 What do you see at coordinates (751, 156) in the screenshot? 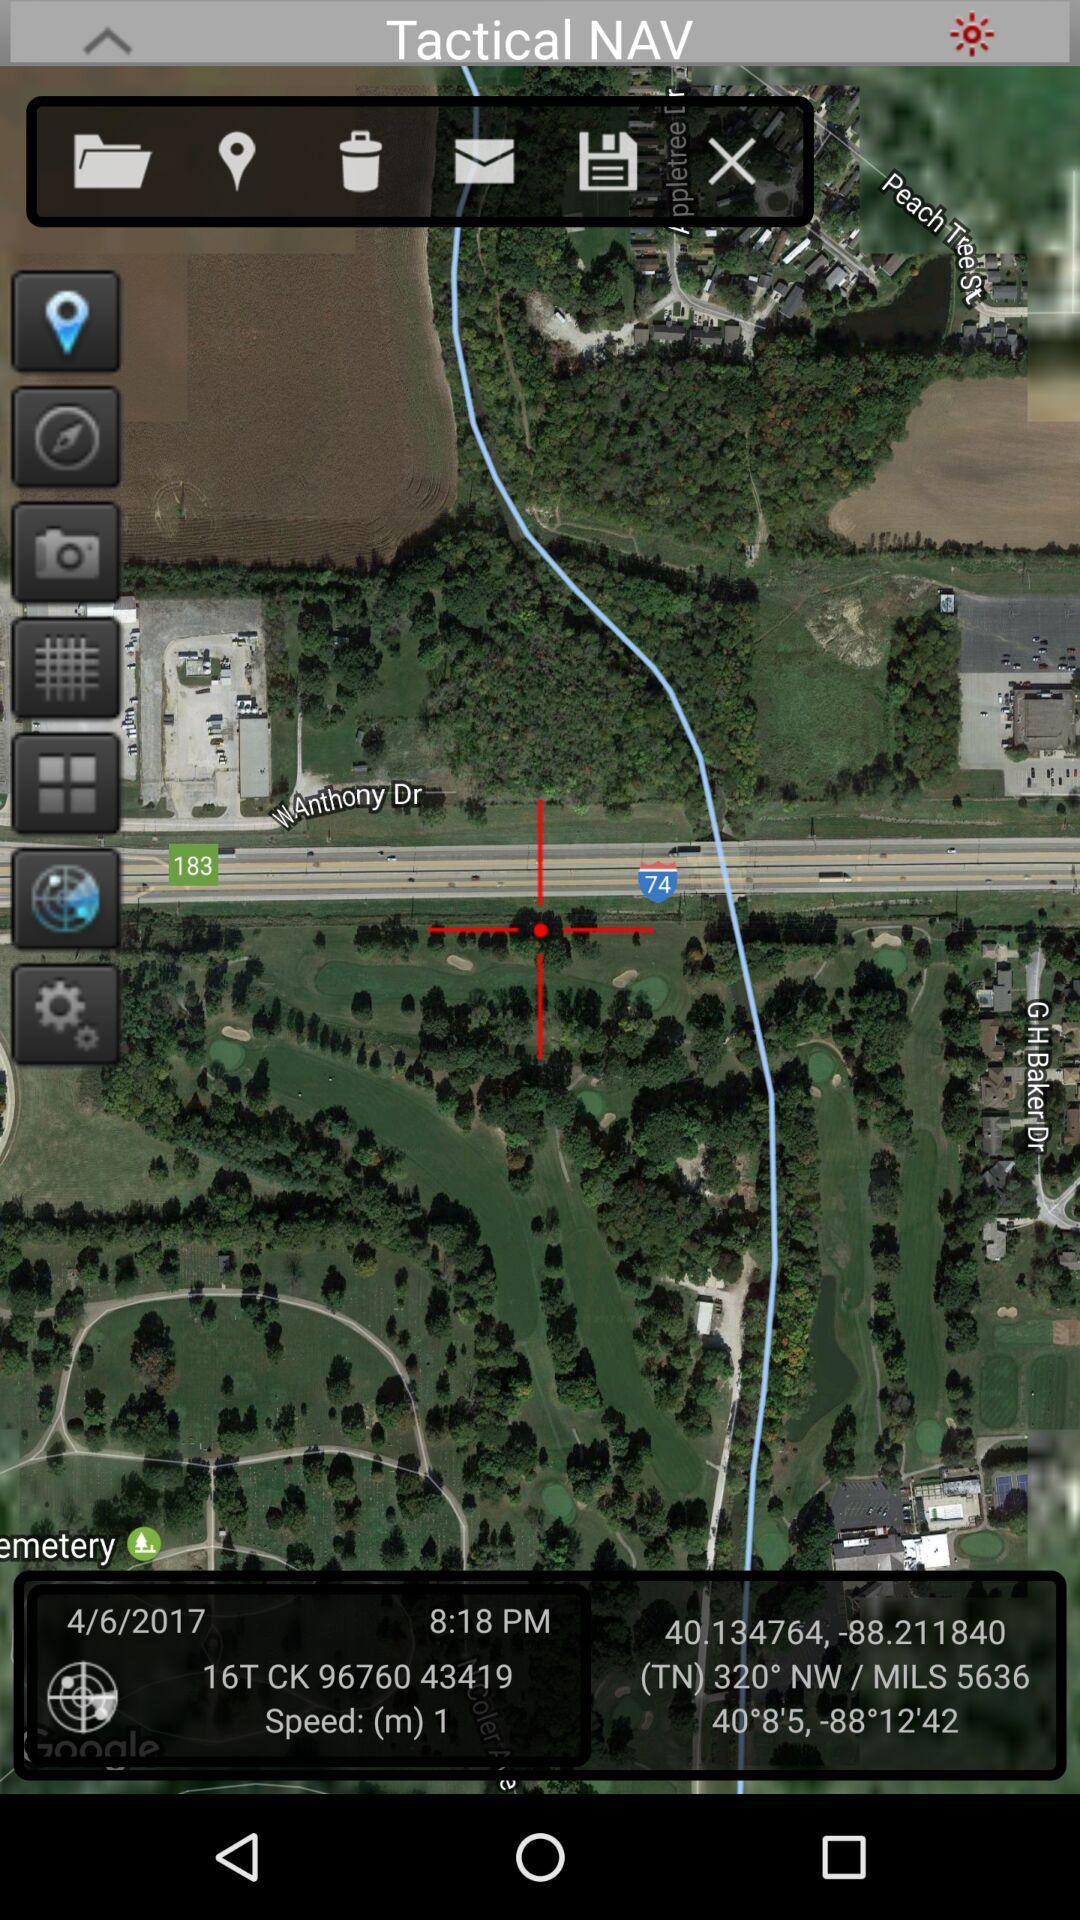
I see `exit navigation` at bounding box center [751, 156].